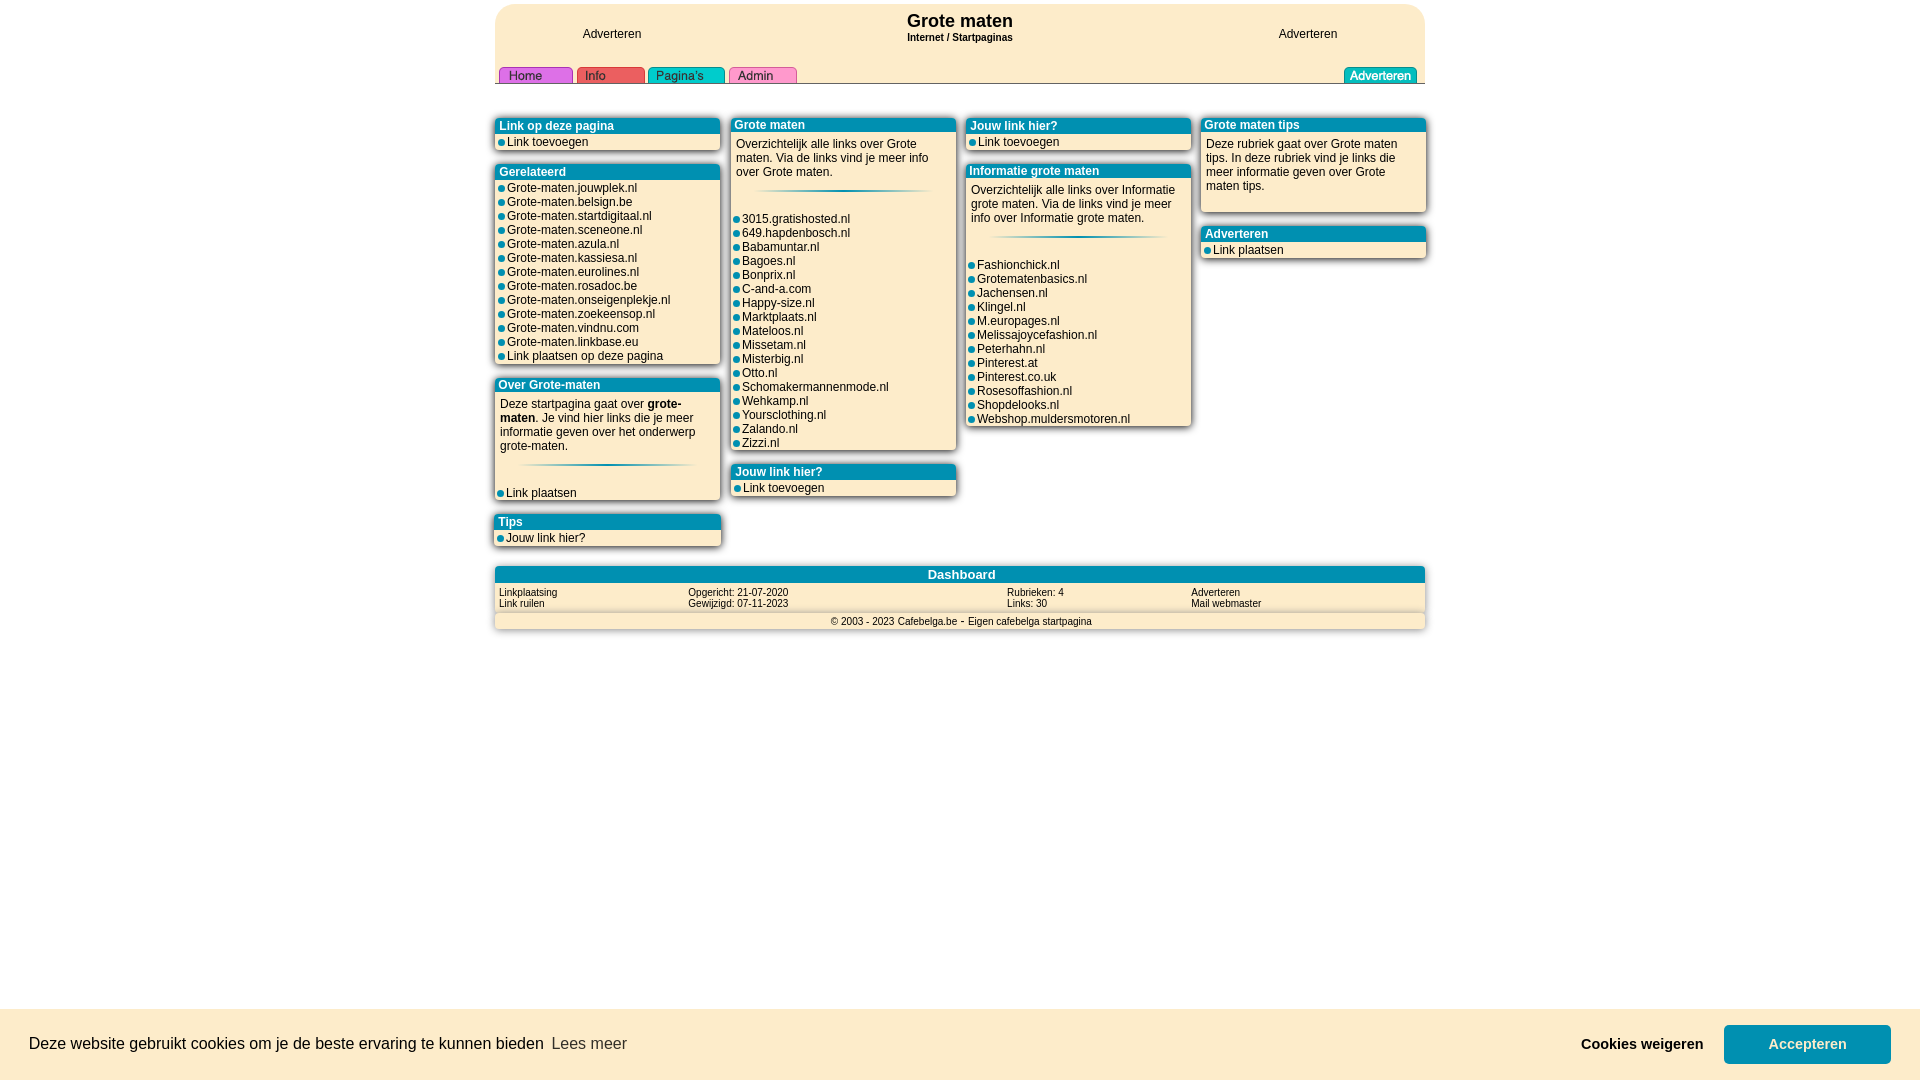 Image resolution: width=1920 pixels, height=1080 pixels. I want to click on 'Adverteren', so click(1214, 590).